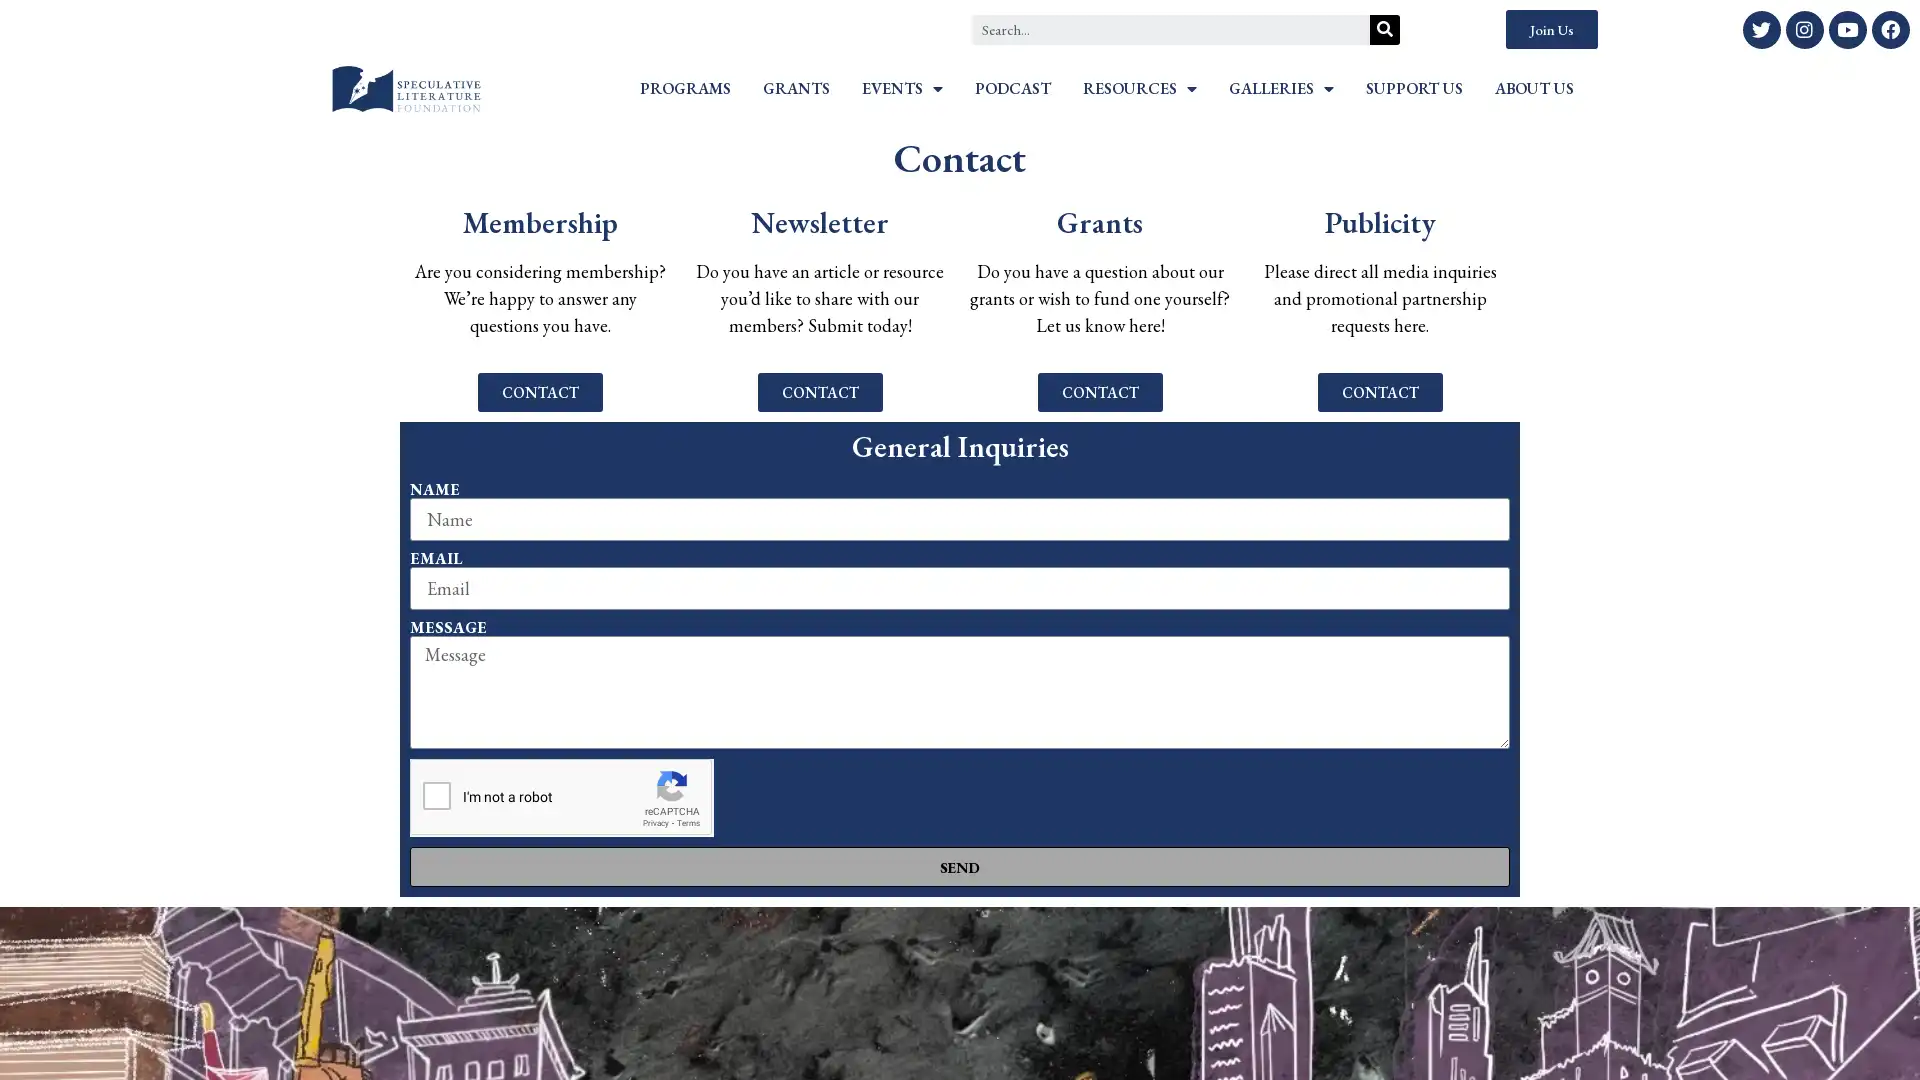  I want to click on CONTACT, so click(1098, 391).